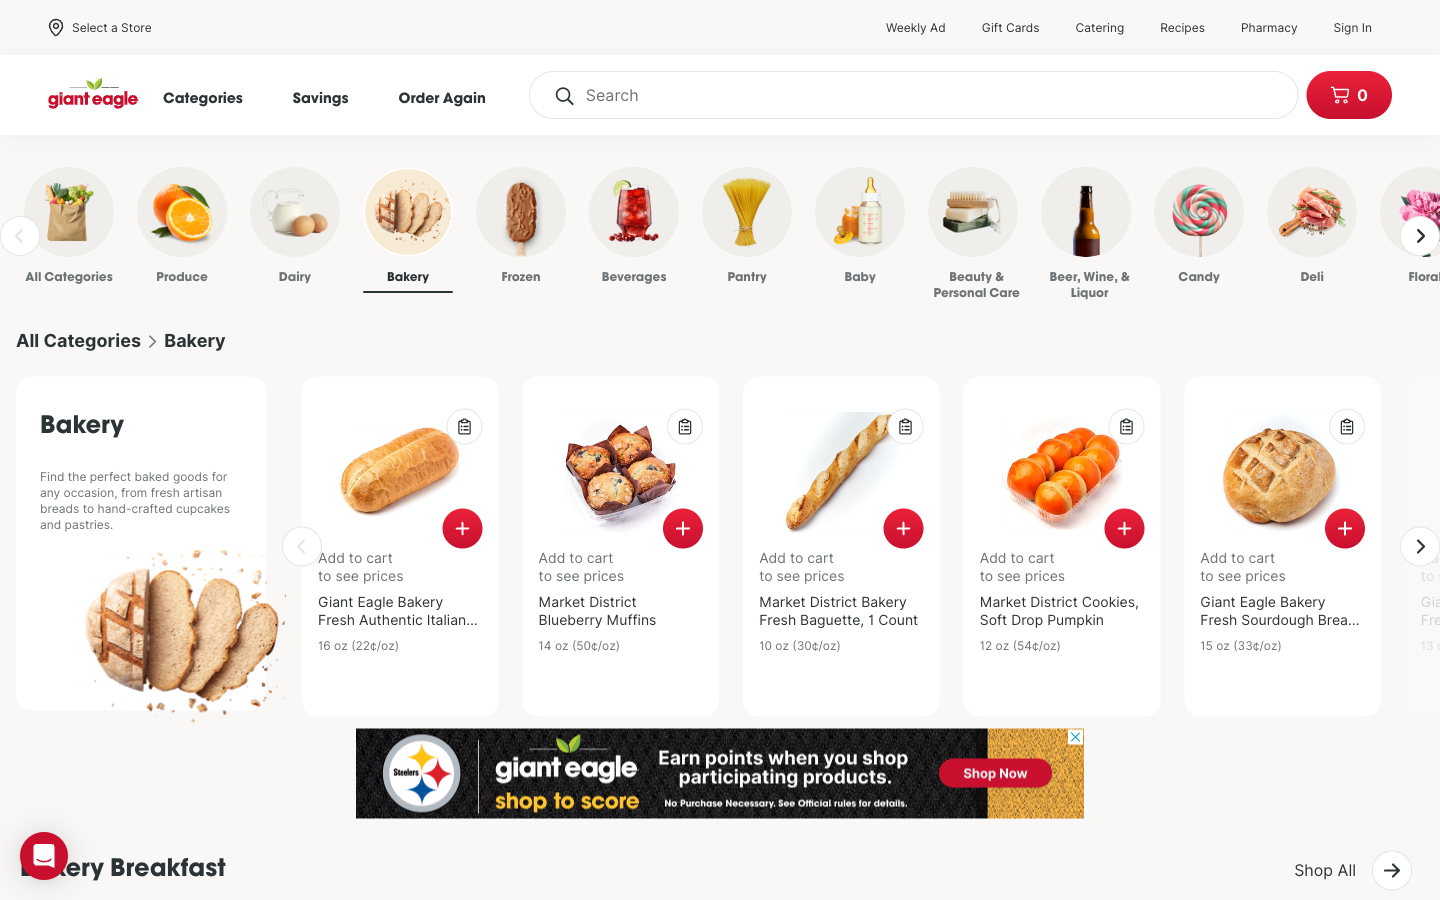  What do you see at coordinates (913, 94) in the screenshot?
I see `Look up for Brown Bread in the search bar` at bounding box center [913, 94].